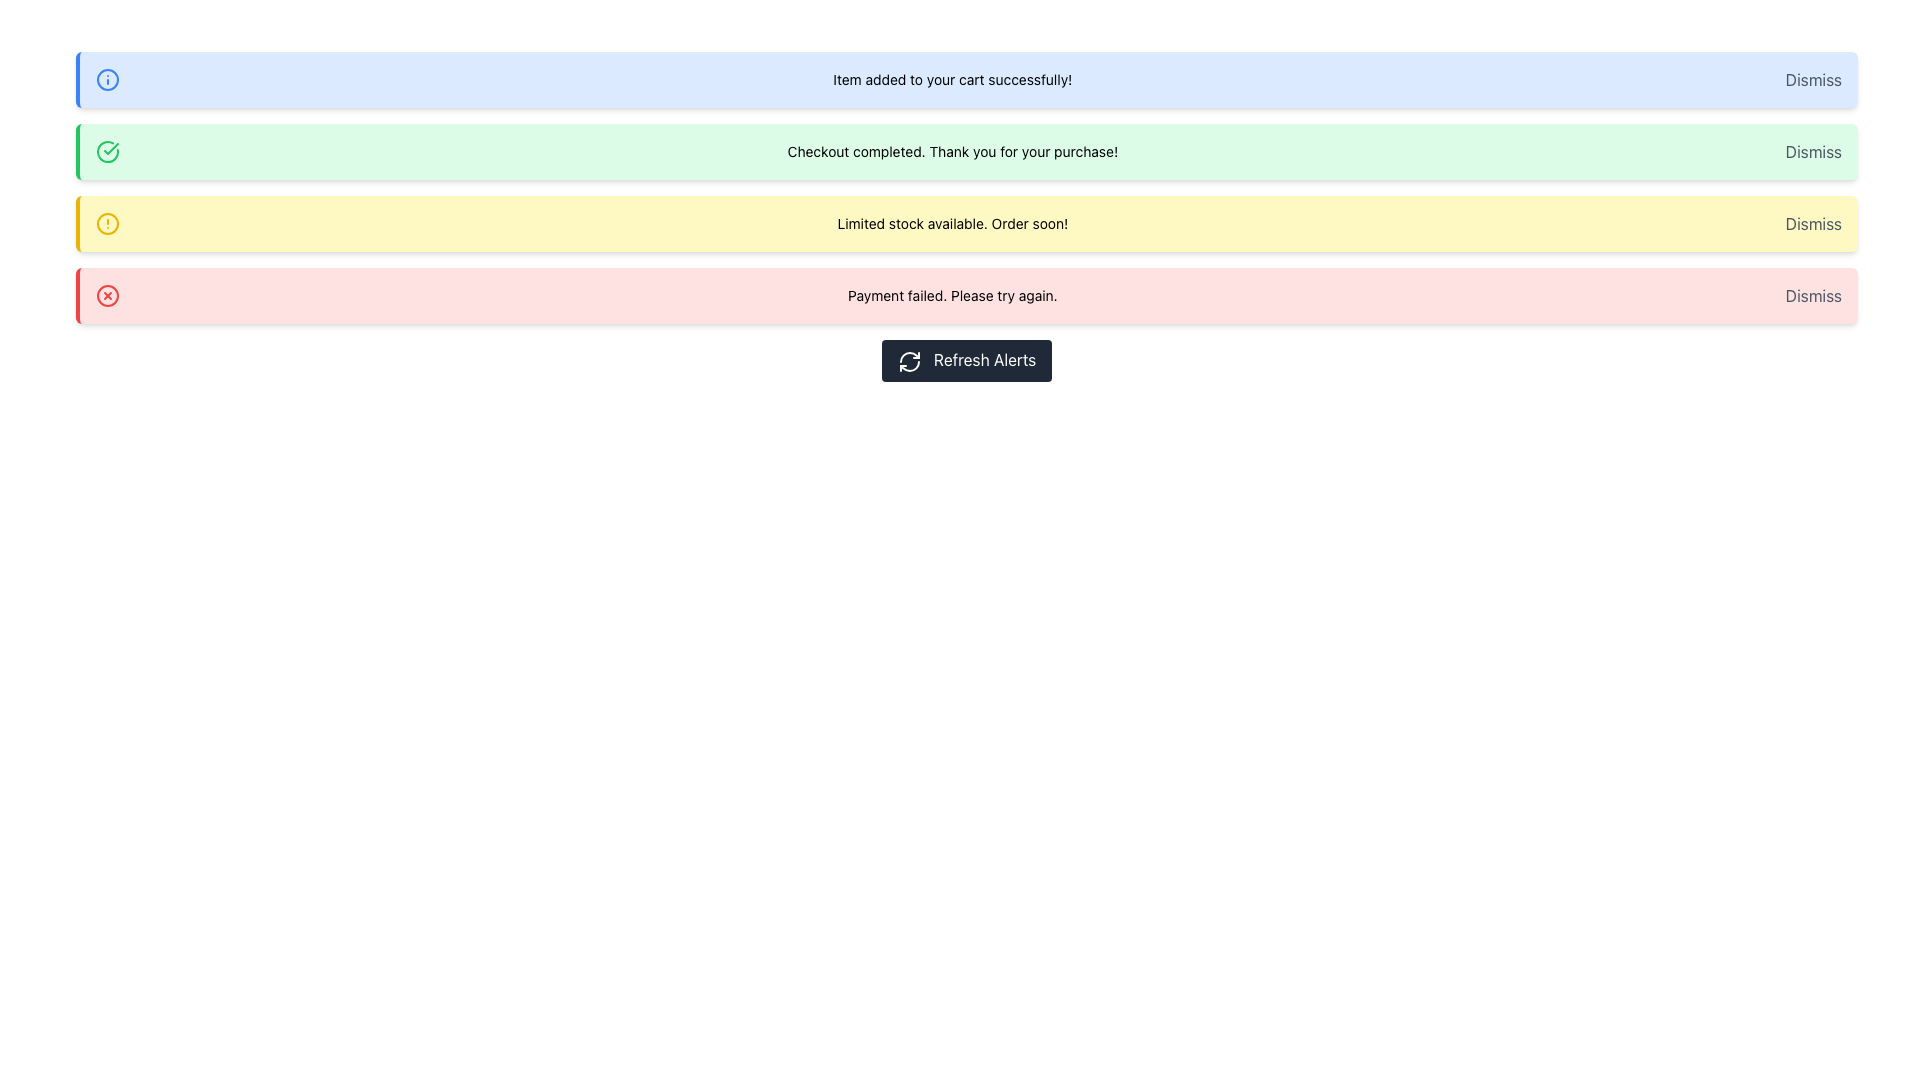 The image size is (1920, 1080). Describe the element at coordinates (107, 223) in the screenshot. I see `the circular icon located within the yellow notification banner, which corresponds to a warning or information message, positioned in the third notification from the top on the left side` at that location.